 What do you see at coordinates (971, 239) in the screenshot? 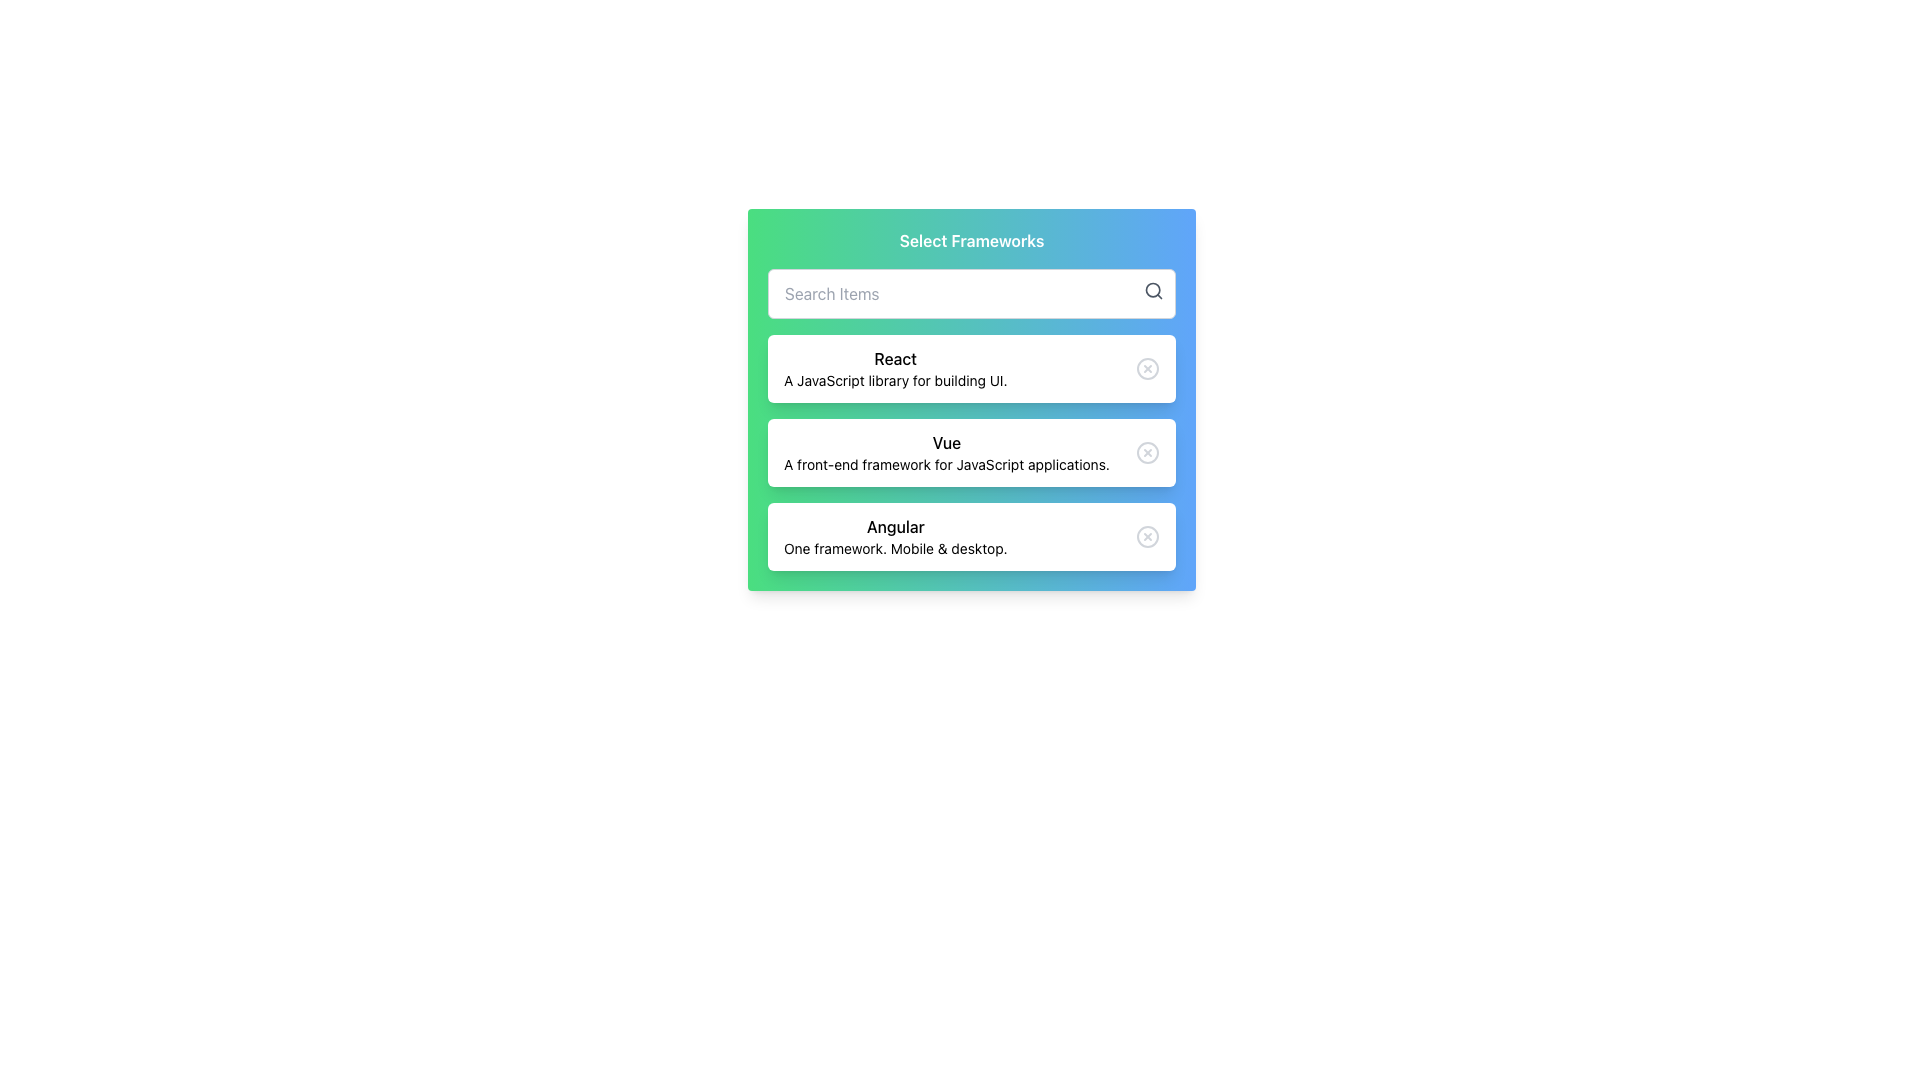
I see `the title label indicating the selection of frameworks, which is positioned above the search bar and the list items for 'React', 'Vue', and 'Angular'` at bounding box center [971, 239].